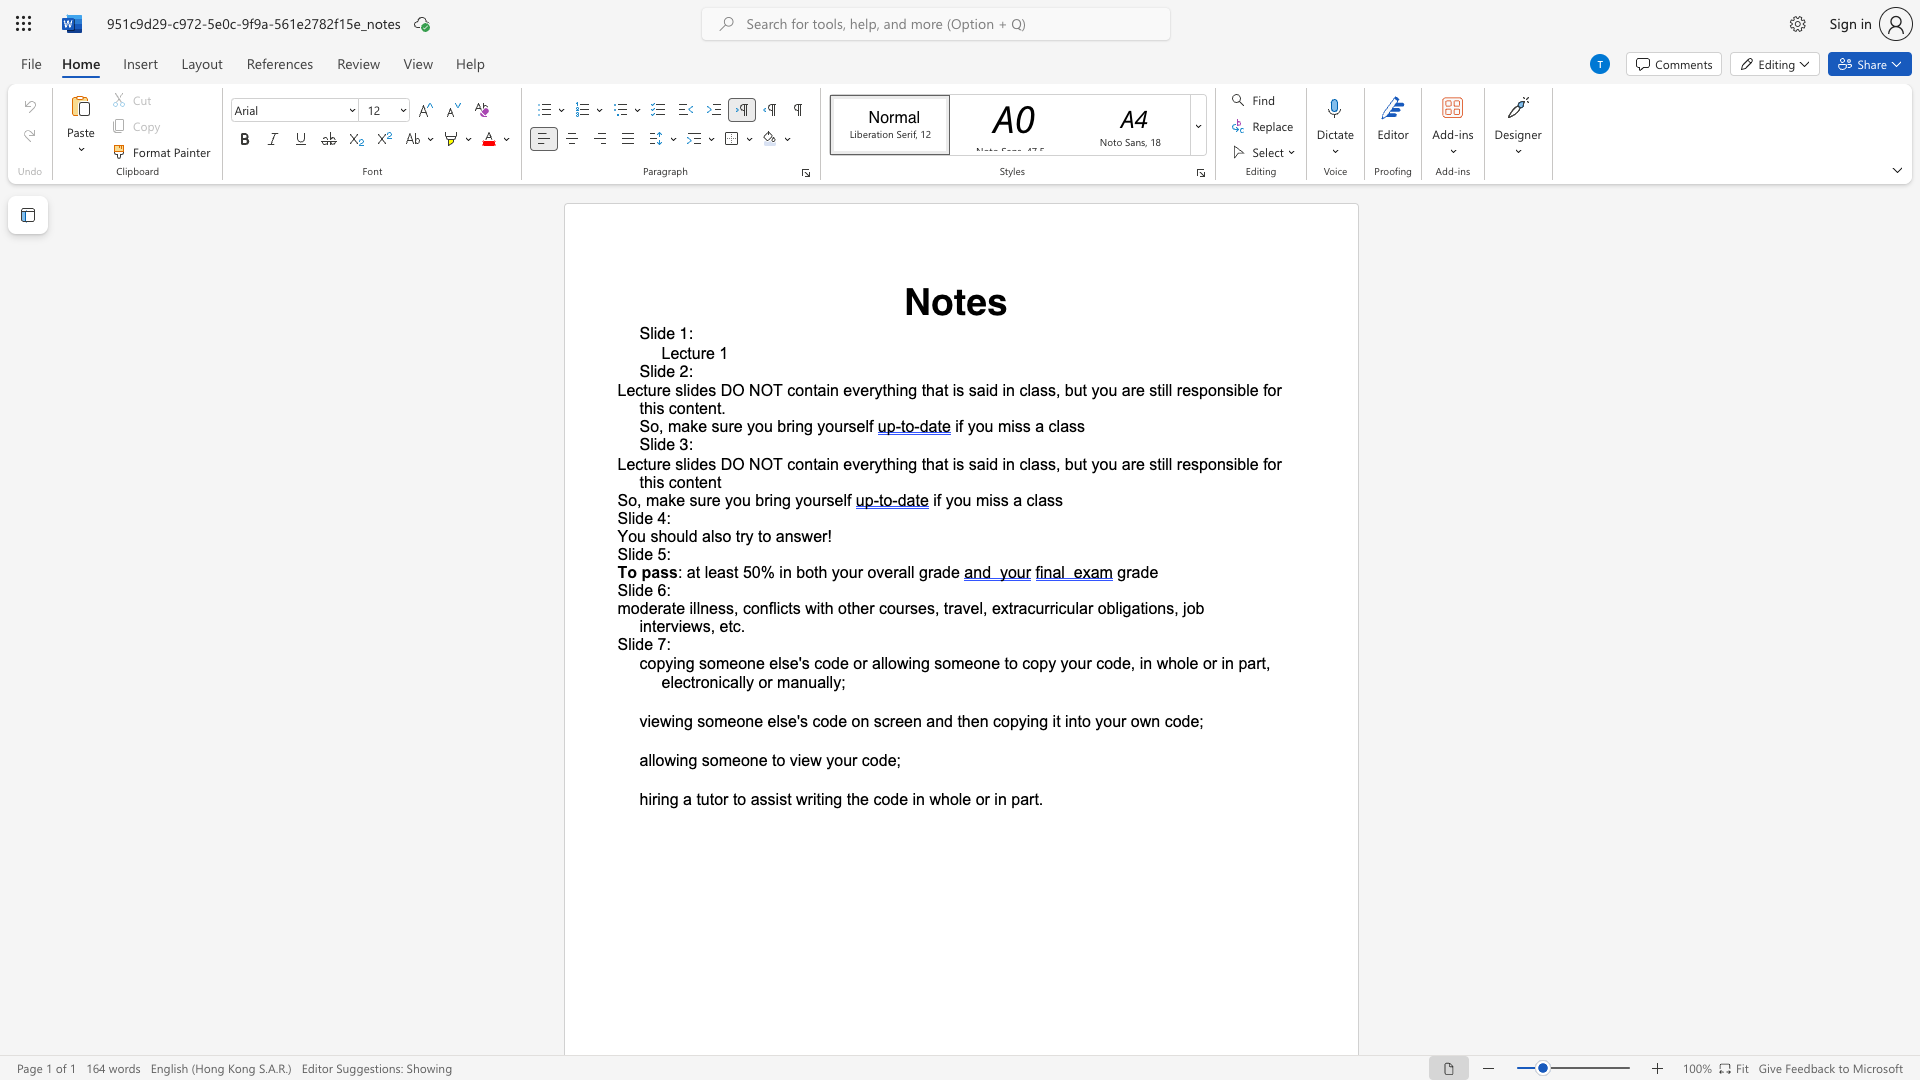 This screenshot has height=1080, width=1920. Describe the element at coordinates (715, 721) in the screenshot. I see `the space between the continuous character "o" and "m" in the text` at that location.